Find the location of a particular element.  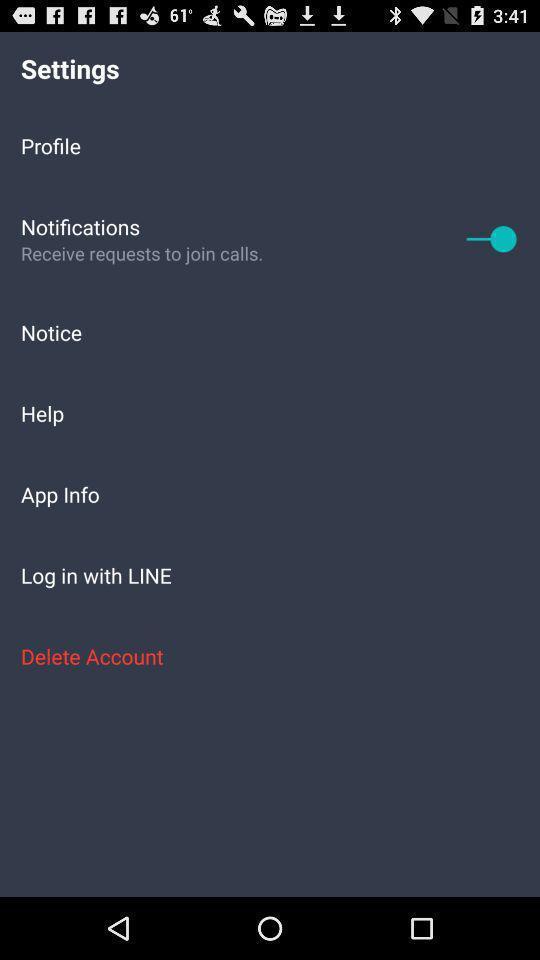

item below the help item is located at coordinates (270, 493).